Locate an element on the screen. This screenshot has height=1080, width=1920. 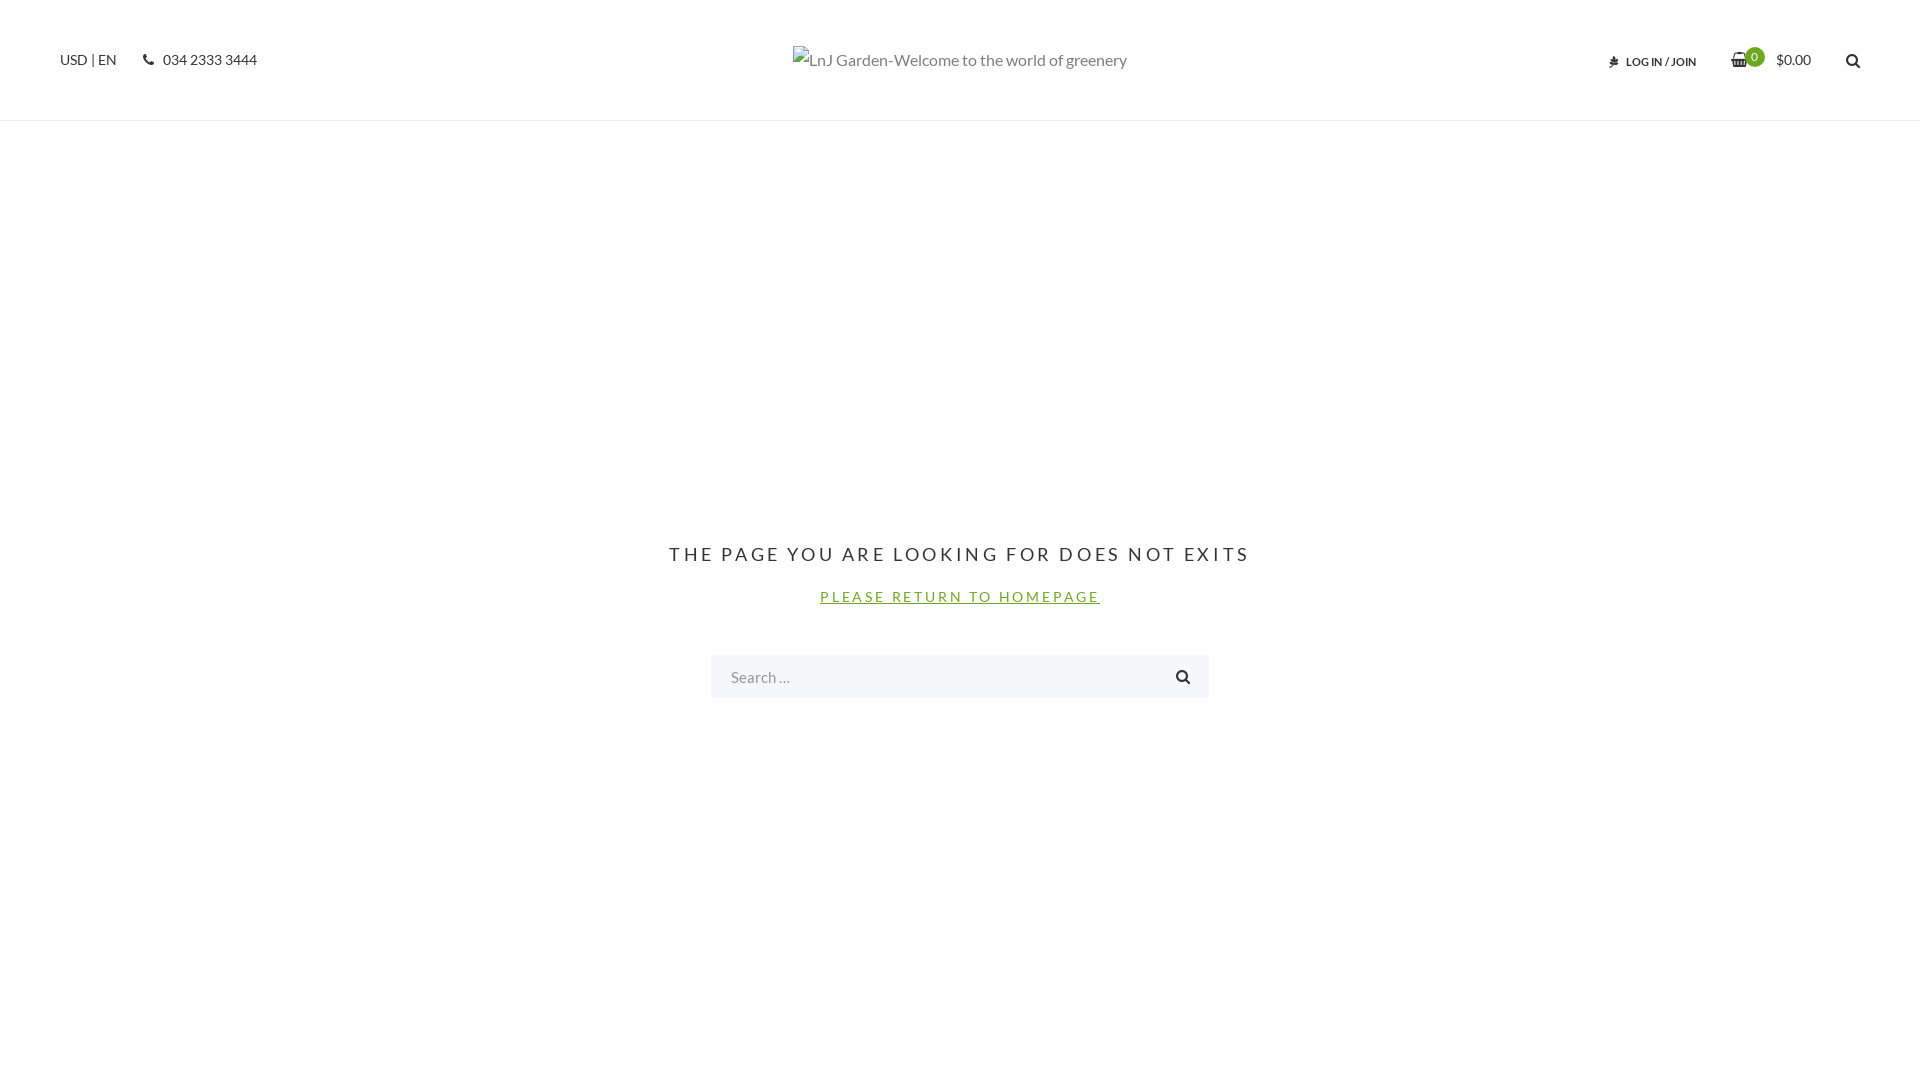
'034 2333 3444' is located at coordinates (196, 59).